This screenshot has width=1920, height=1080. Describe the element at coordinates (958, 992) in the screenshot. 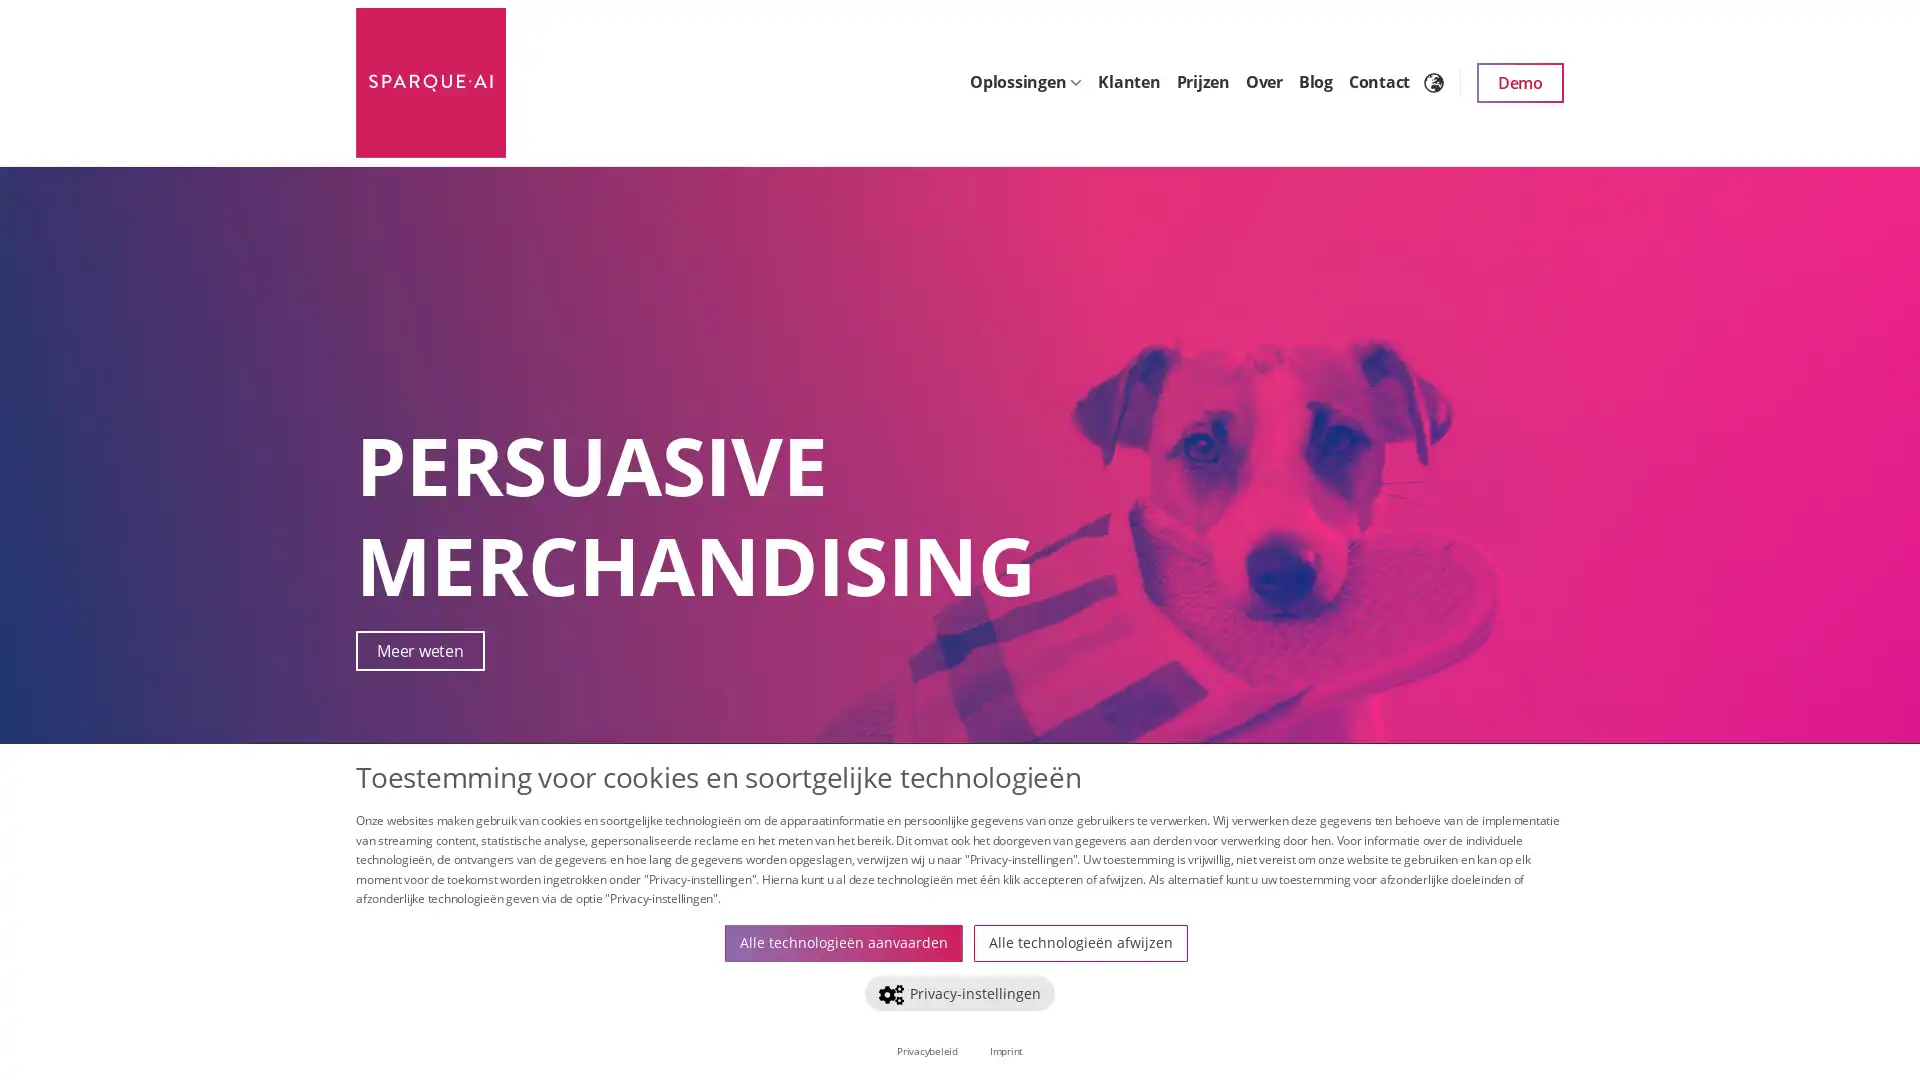

I see `Privacy-instellingen` at that location.